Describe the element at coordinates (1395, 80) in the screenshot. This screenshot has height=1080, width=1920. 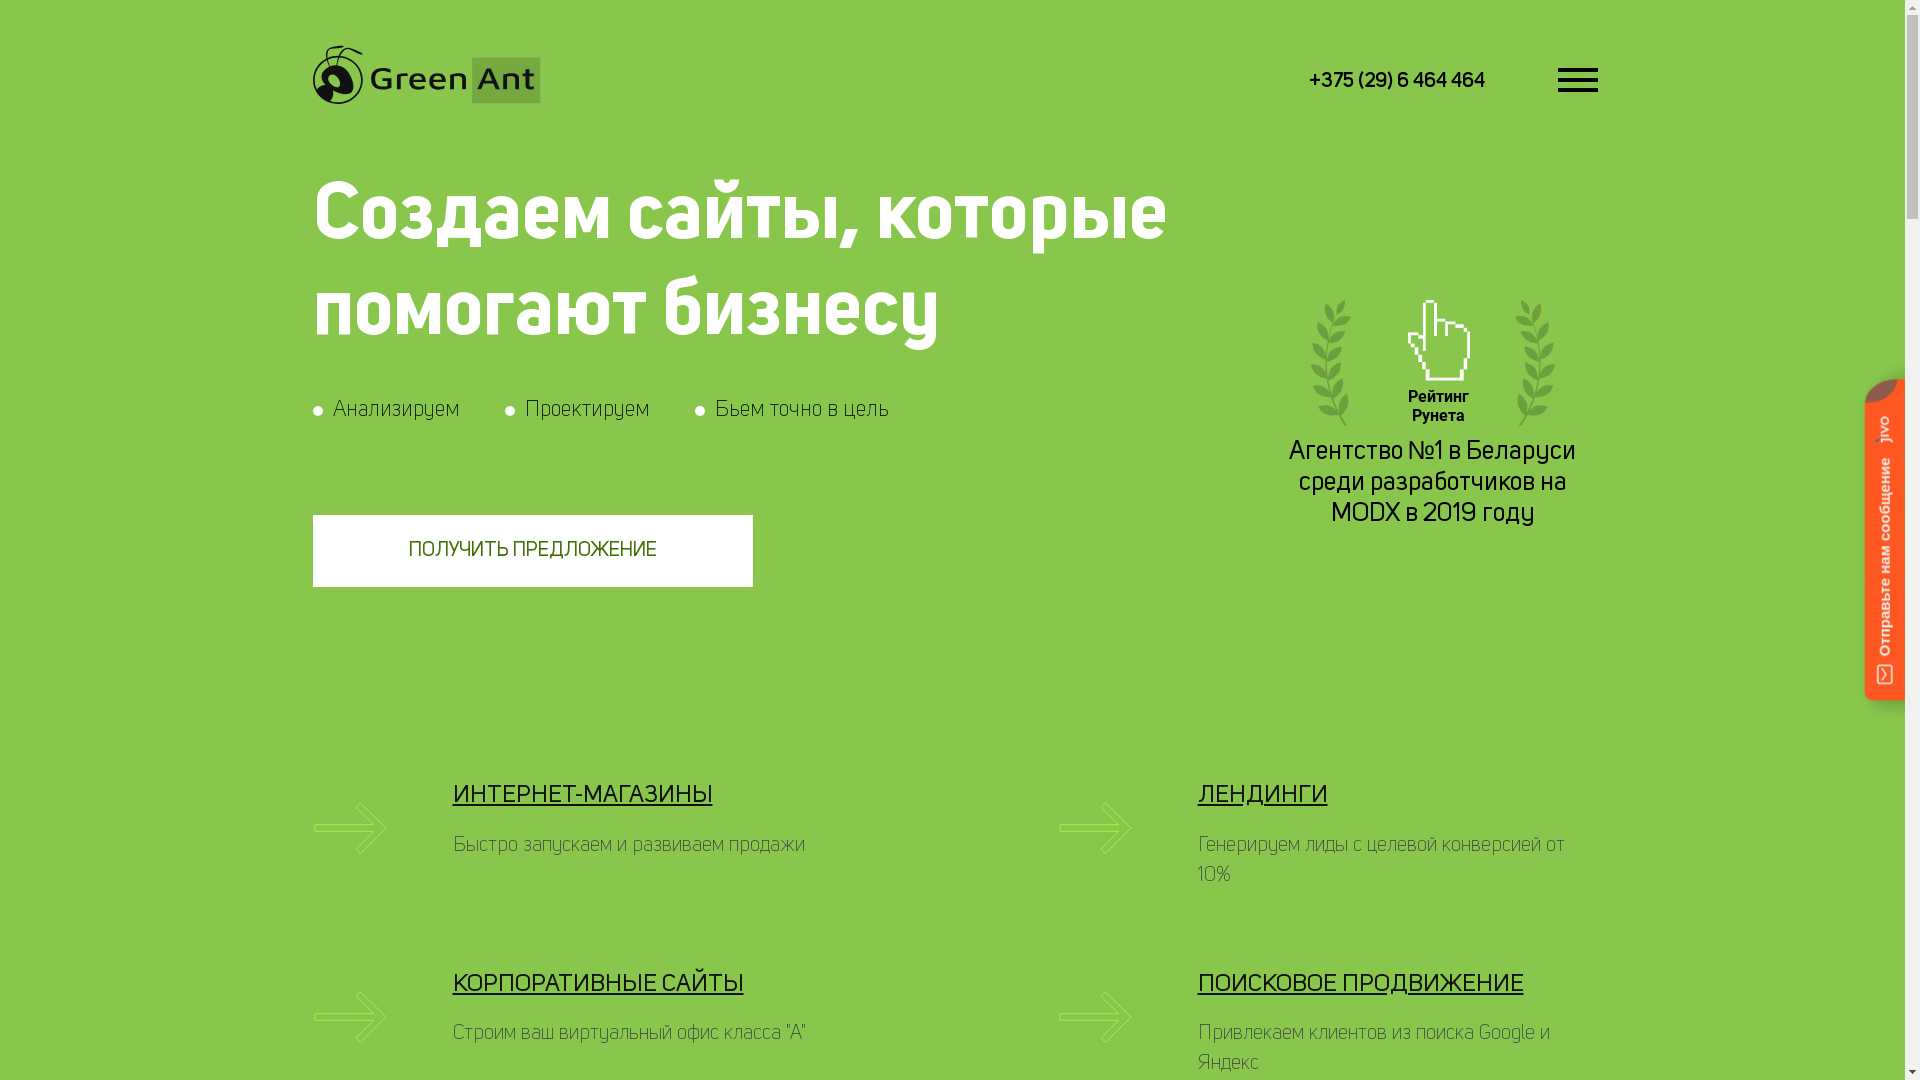
I see `'+375 (29) 6 464 464'` at that location.